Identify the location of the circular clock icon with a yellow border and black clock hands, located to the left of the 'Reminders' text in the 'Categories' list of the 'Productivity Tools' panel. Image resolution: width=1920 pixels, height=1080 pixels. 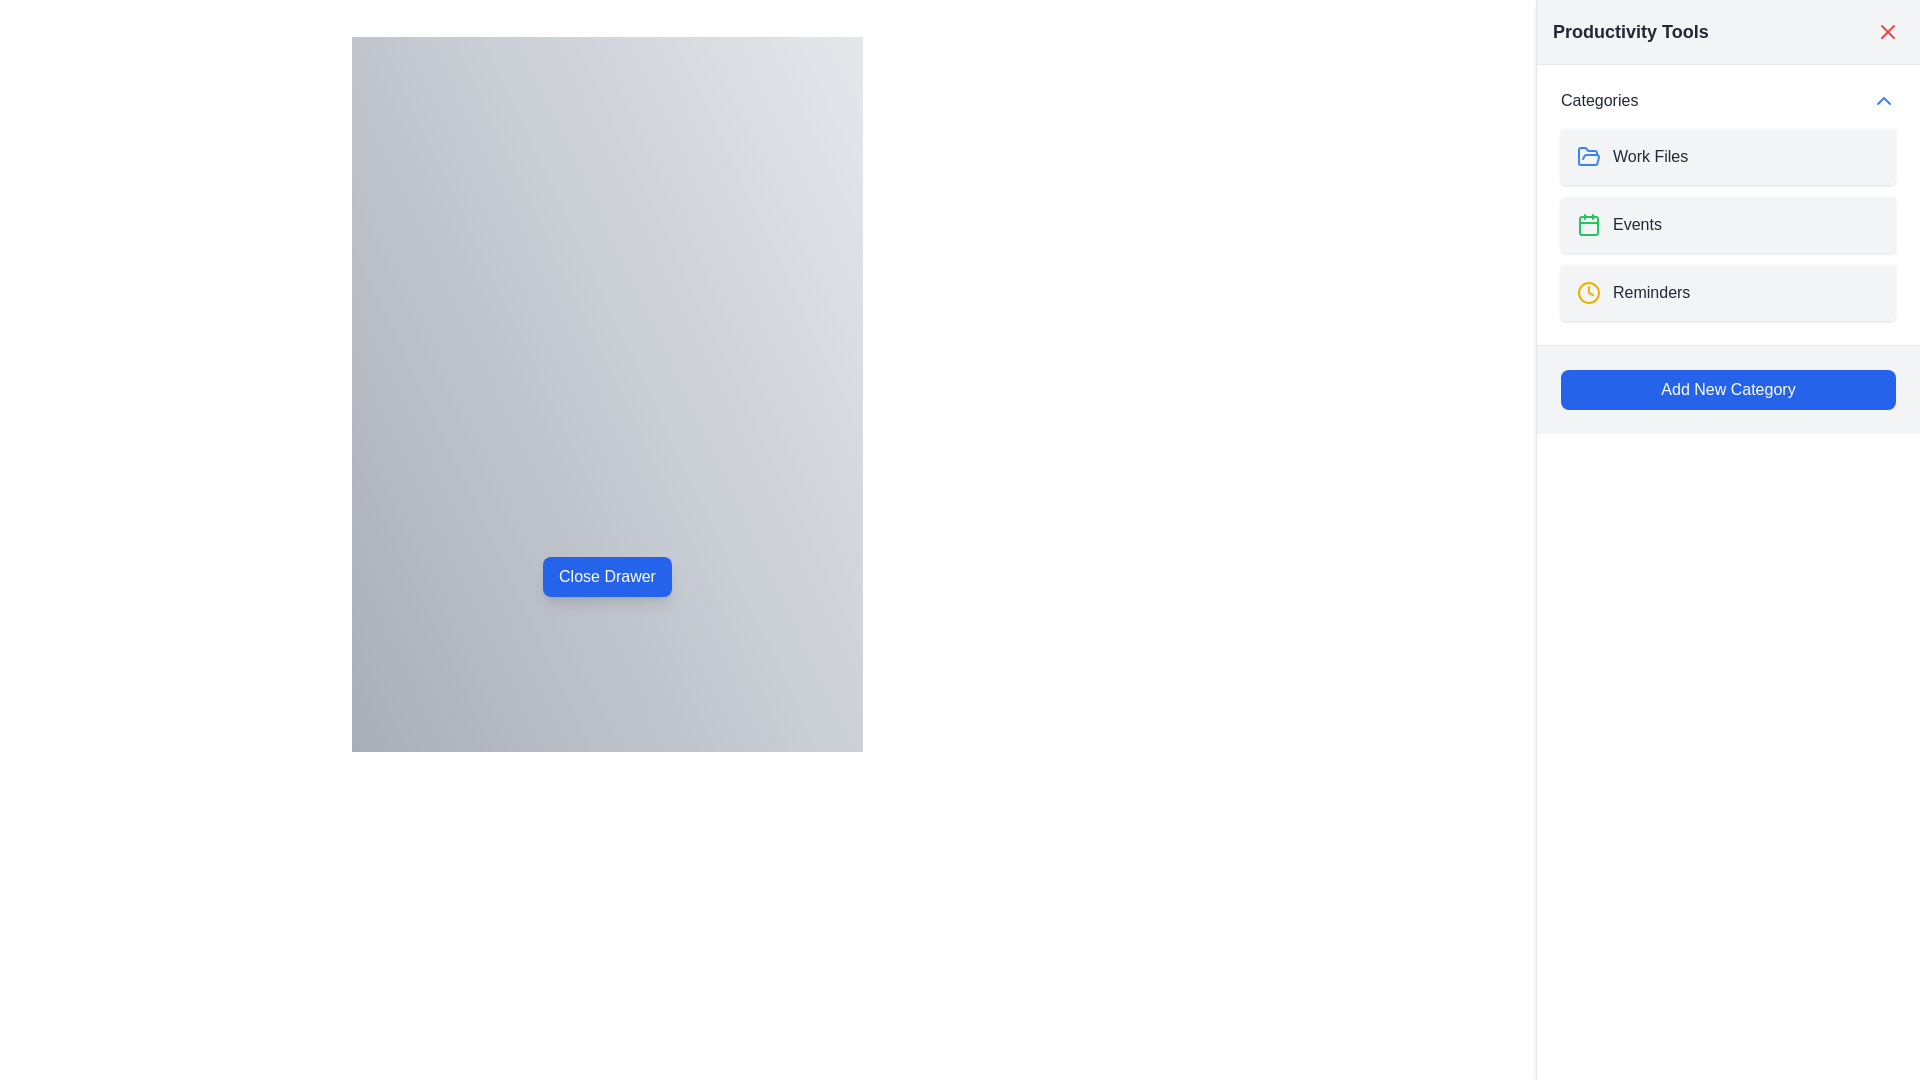
(1587, 293).